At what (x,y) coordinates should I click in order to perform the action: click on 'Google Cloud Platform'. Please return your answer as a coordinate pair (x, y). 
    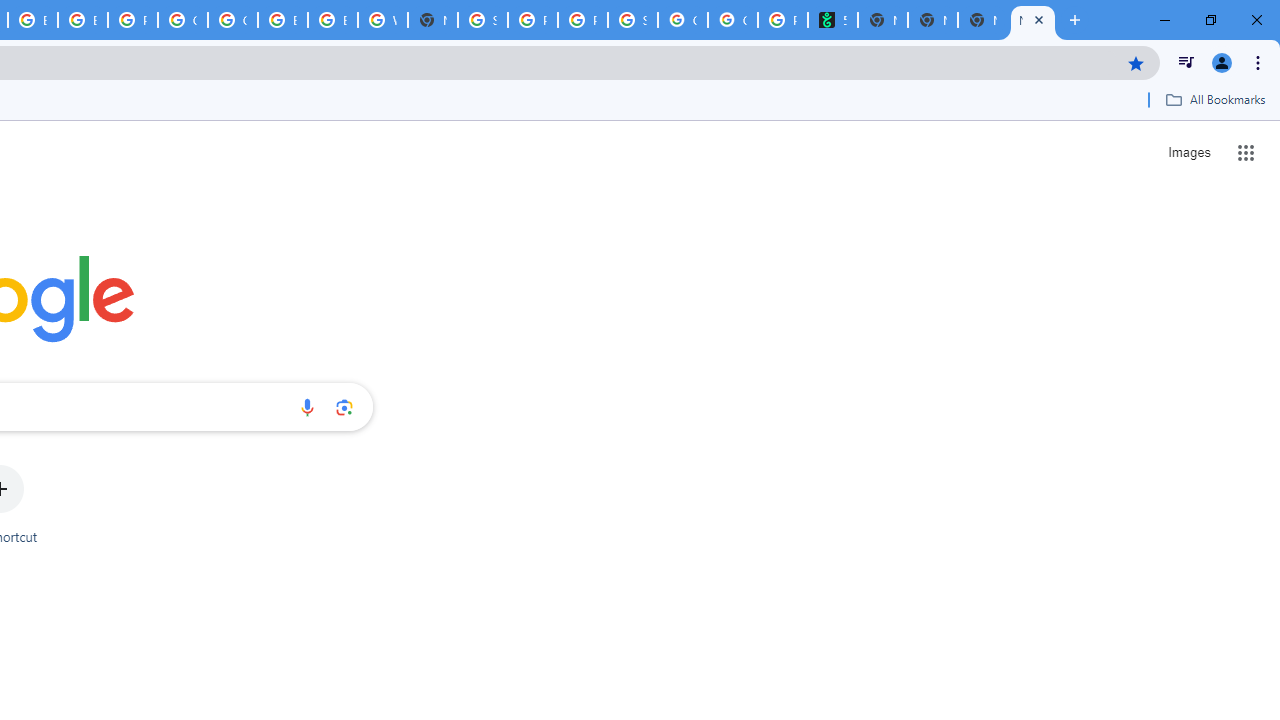
    Looking at the image, I should click on (183, 20).